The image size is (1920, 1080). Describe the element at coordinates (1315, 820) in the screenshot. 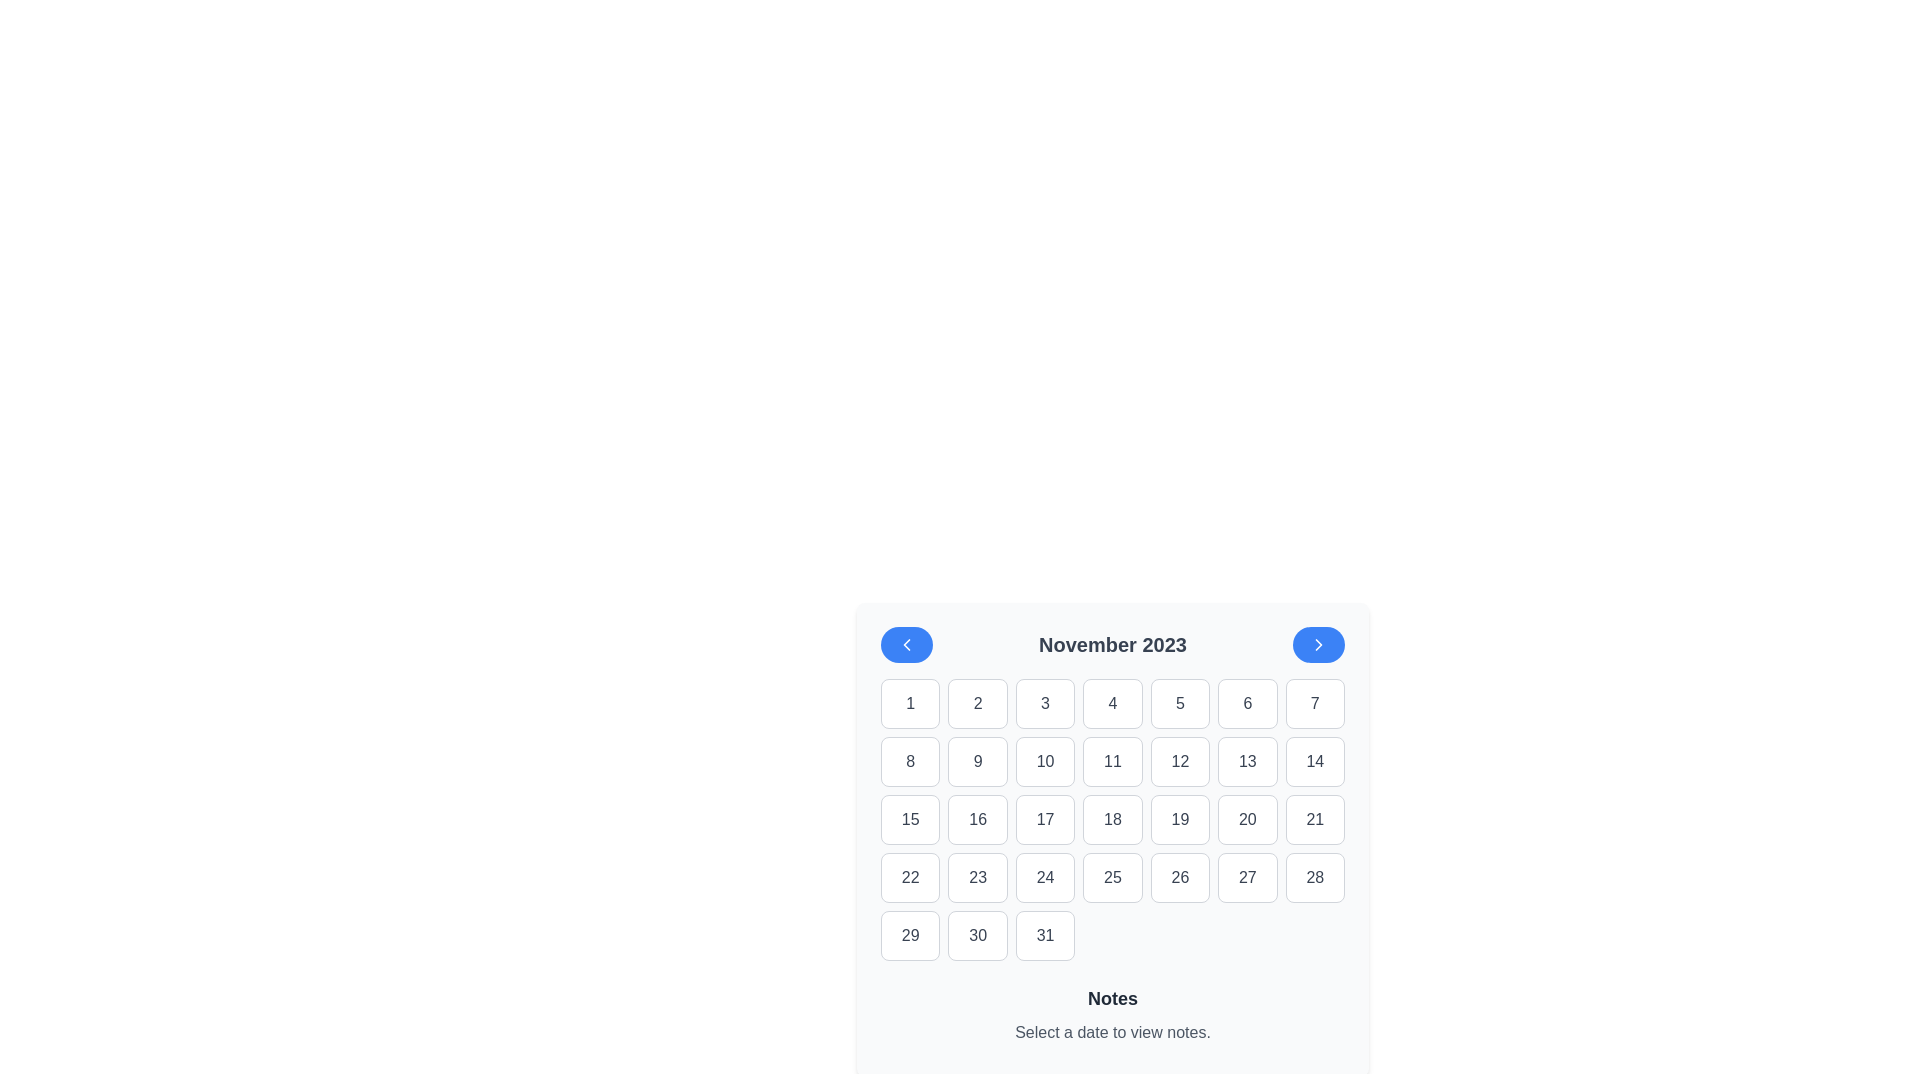

I see `the square button with the number '21' centered in dark gray font in the calendar grid for November 2023` at that location.